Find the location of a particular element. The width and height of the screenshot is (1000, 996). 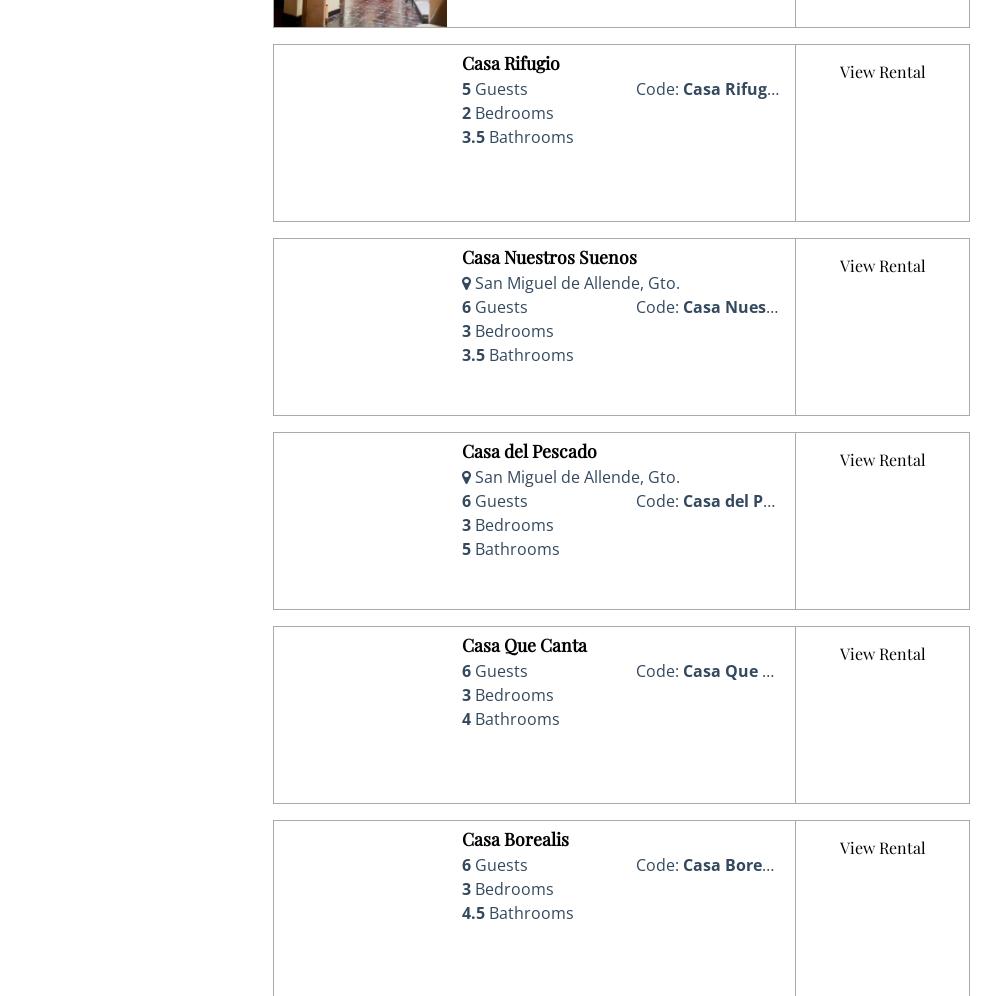

'4.5' is located at coordinates (461, 913).